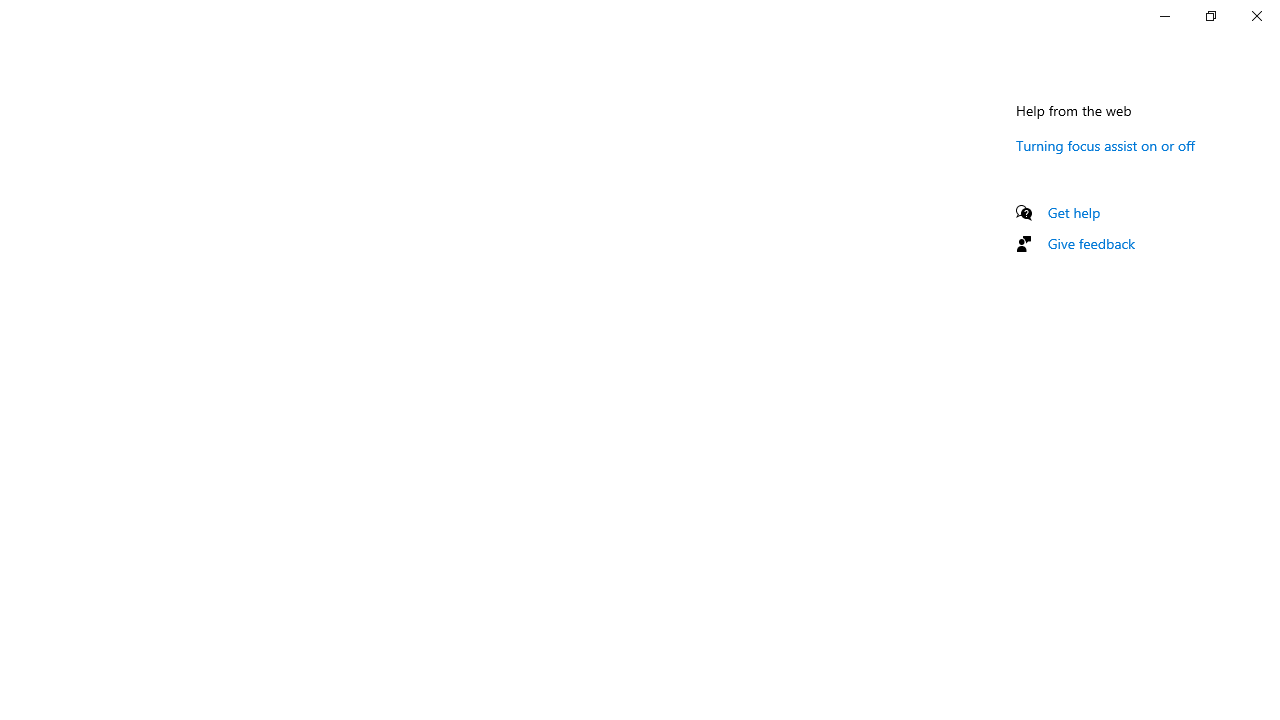  Describe the element at coordinates (1104, 144) in the screenshot. I see `'Turning focus assist on or off'` at that location.